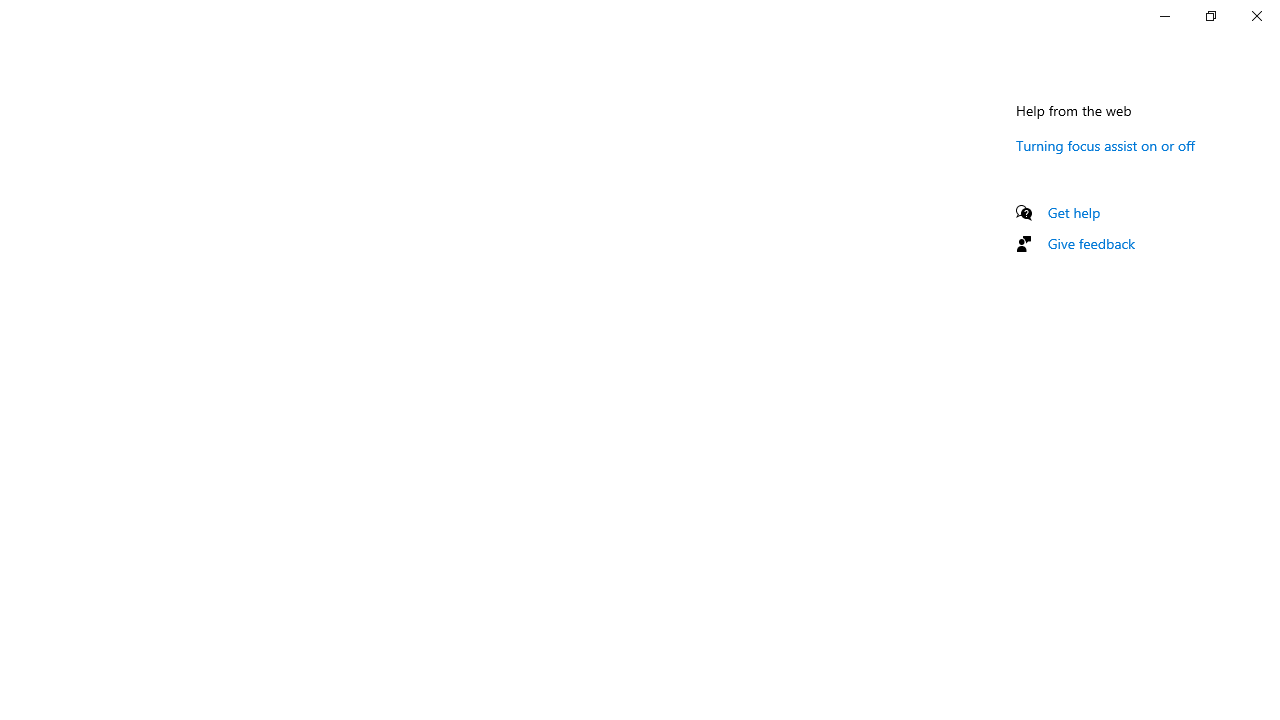  Describe the element at coordinates (1104, 144) in the screenshot. I see `'Turning focus assist on or off'` at that location.